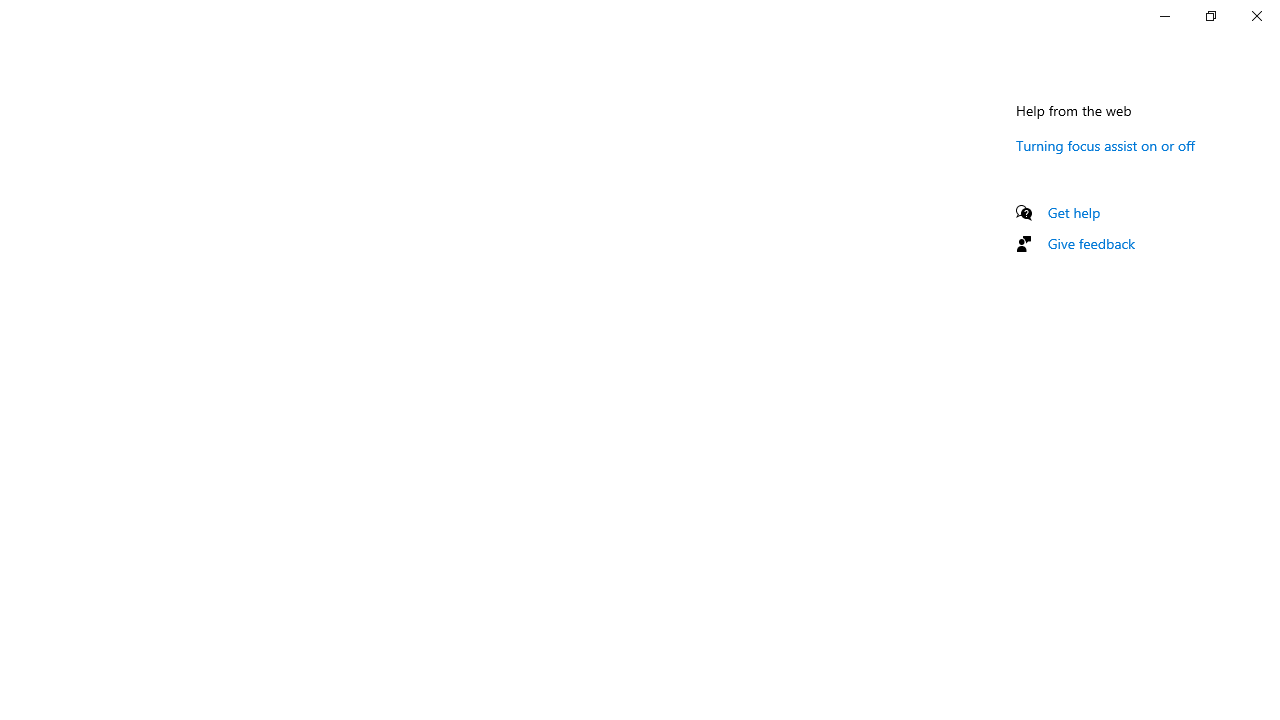  Describe the element at coordinates (1104, 144) in the screenshot. I see `'Turning focus assist on or off'` at that location.